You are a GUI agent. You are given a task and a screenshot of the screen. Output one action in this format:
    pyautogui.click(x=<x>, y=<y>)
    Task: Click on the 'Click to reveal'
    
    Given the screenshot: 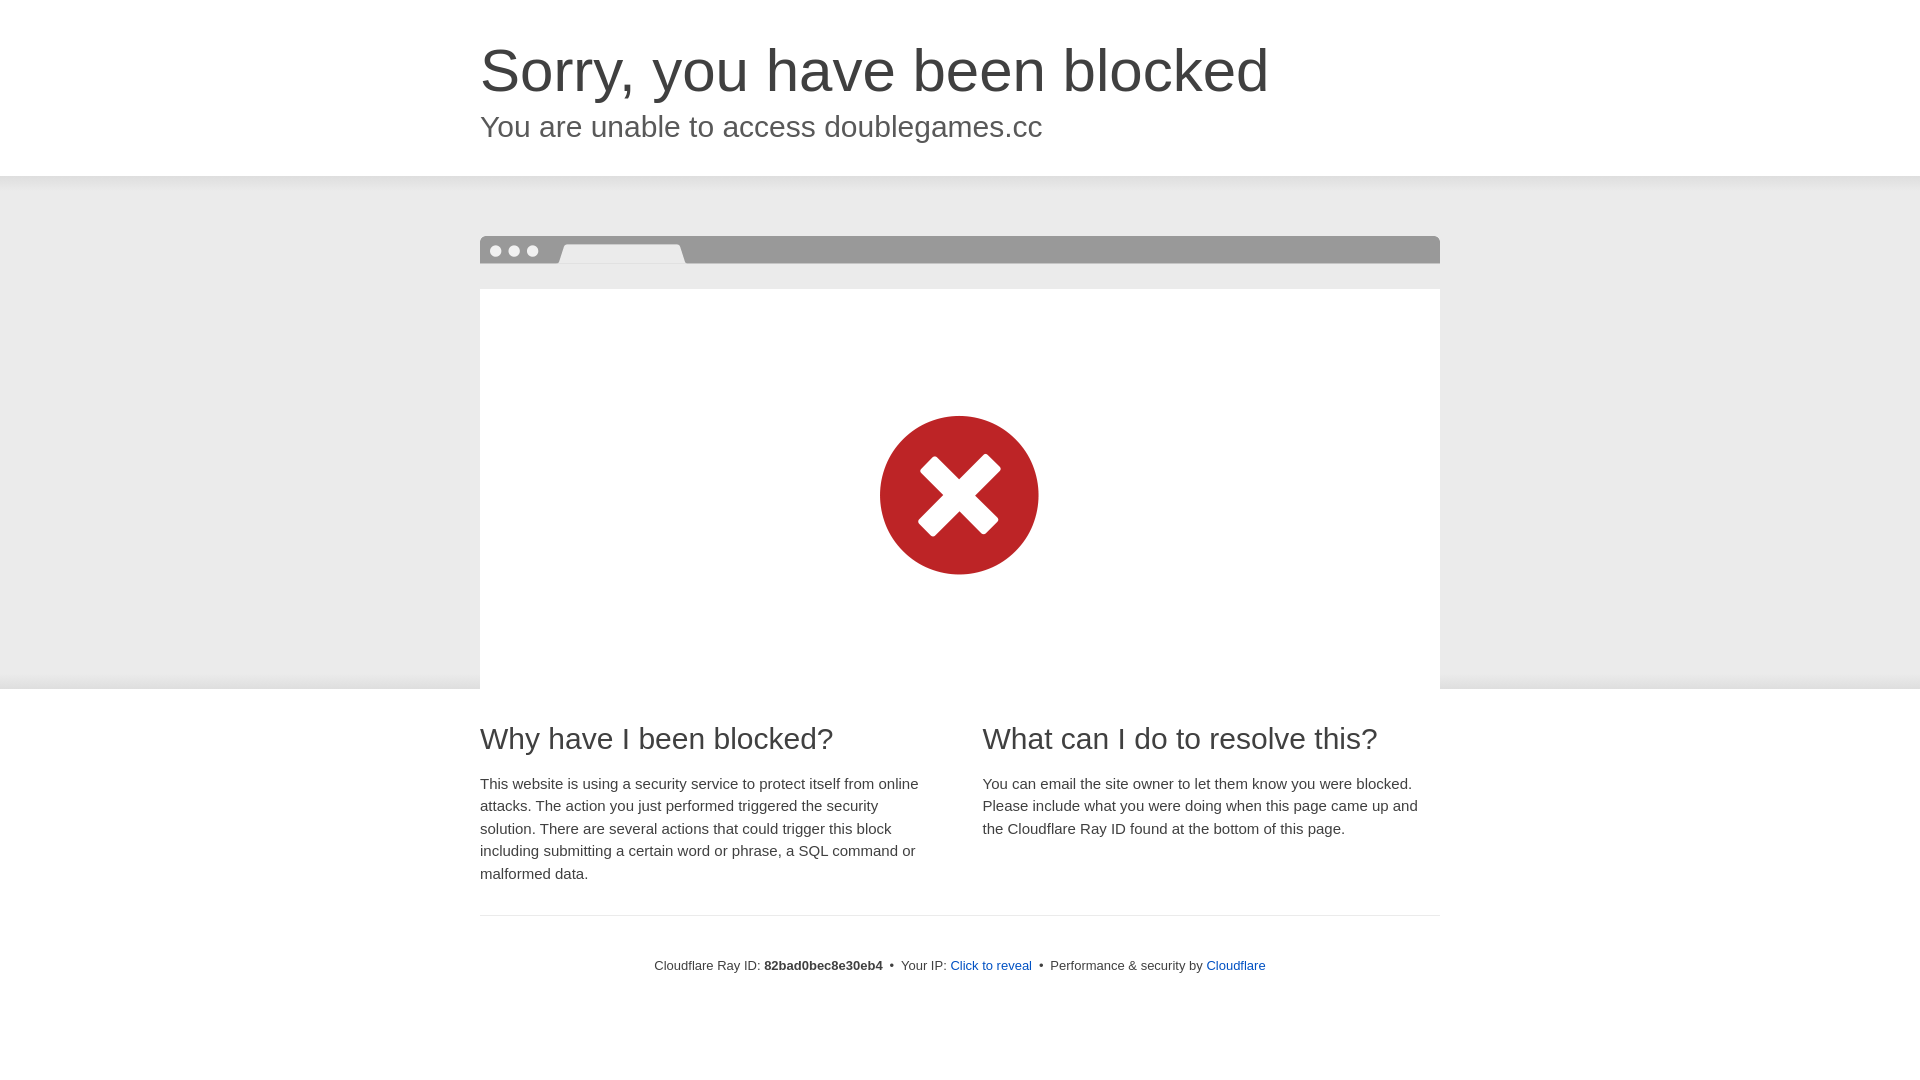 What is the action you would take?
    pyautogui.click(x=990, y=964)
    